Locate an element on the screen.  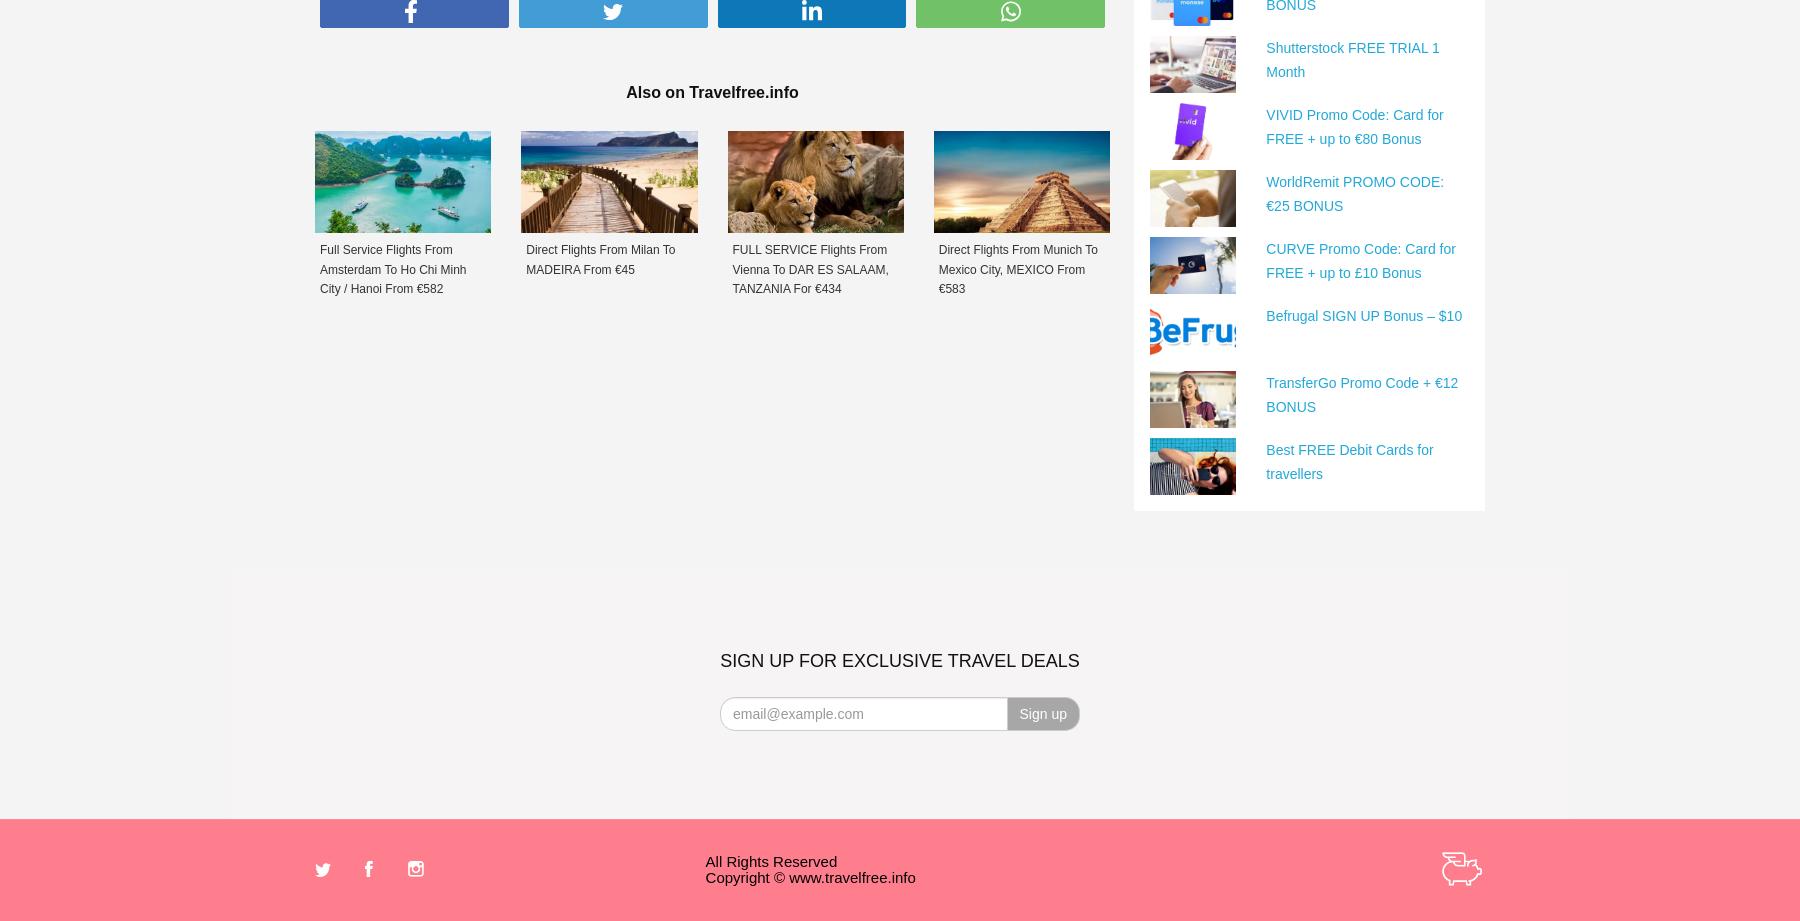
'Direct flights from Milan to MADEIRA from €45' is located at coordinates (600, 258).